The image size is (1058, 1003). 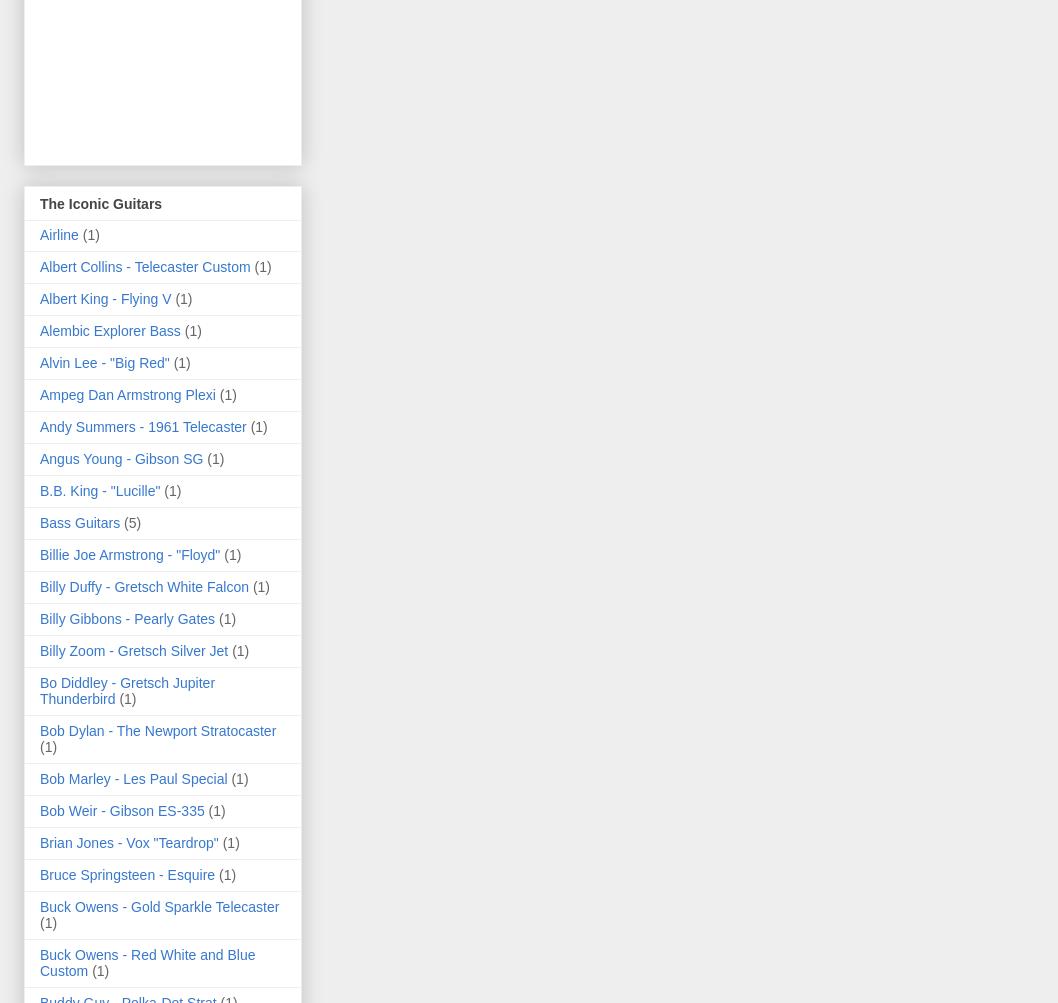 I want to click on 'Bruce Springsteen - Esquire', so click(x=126, y=874).